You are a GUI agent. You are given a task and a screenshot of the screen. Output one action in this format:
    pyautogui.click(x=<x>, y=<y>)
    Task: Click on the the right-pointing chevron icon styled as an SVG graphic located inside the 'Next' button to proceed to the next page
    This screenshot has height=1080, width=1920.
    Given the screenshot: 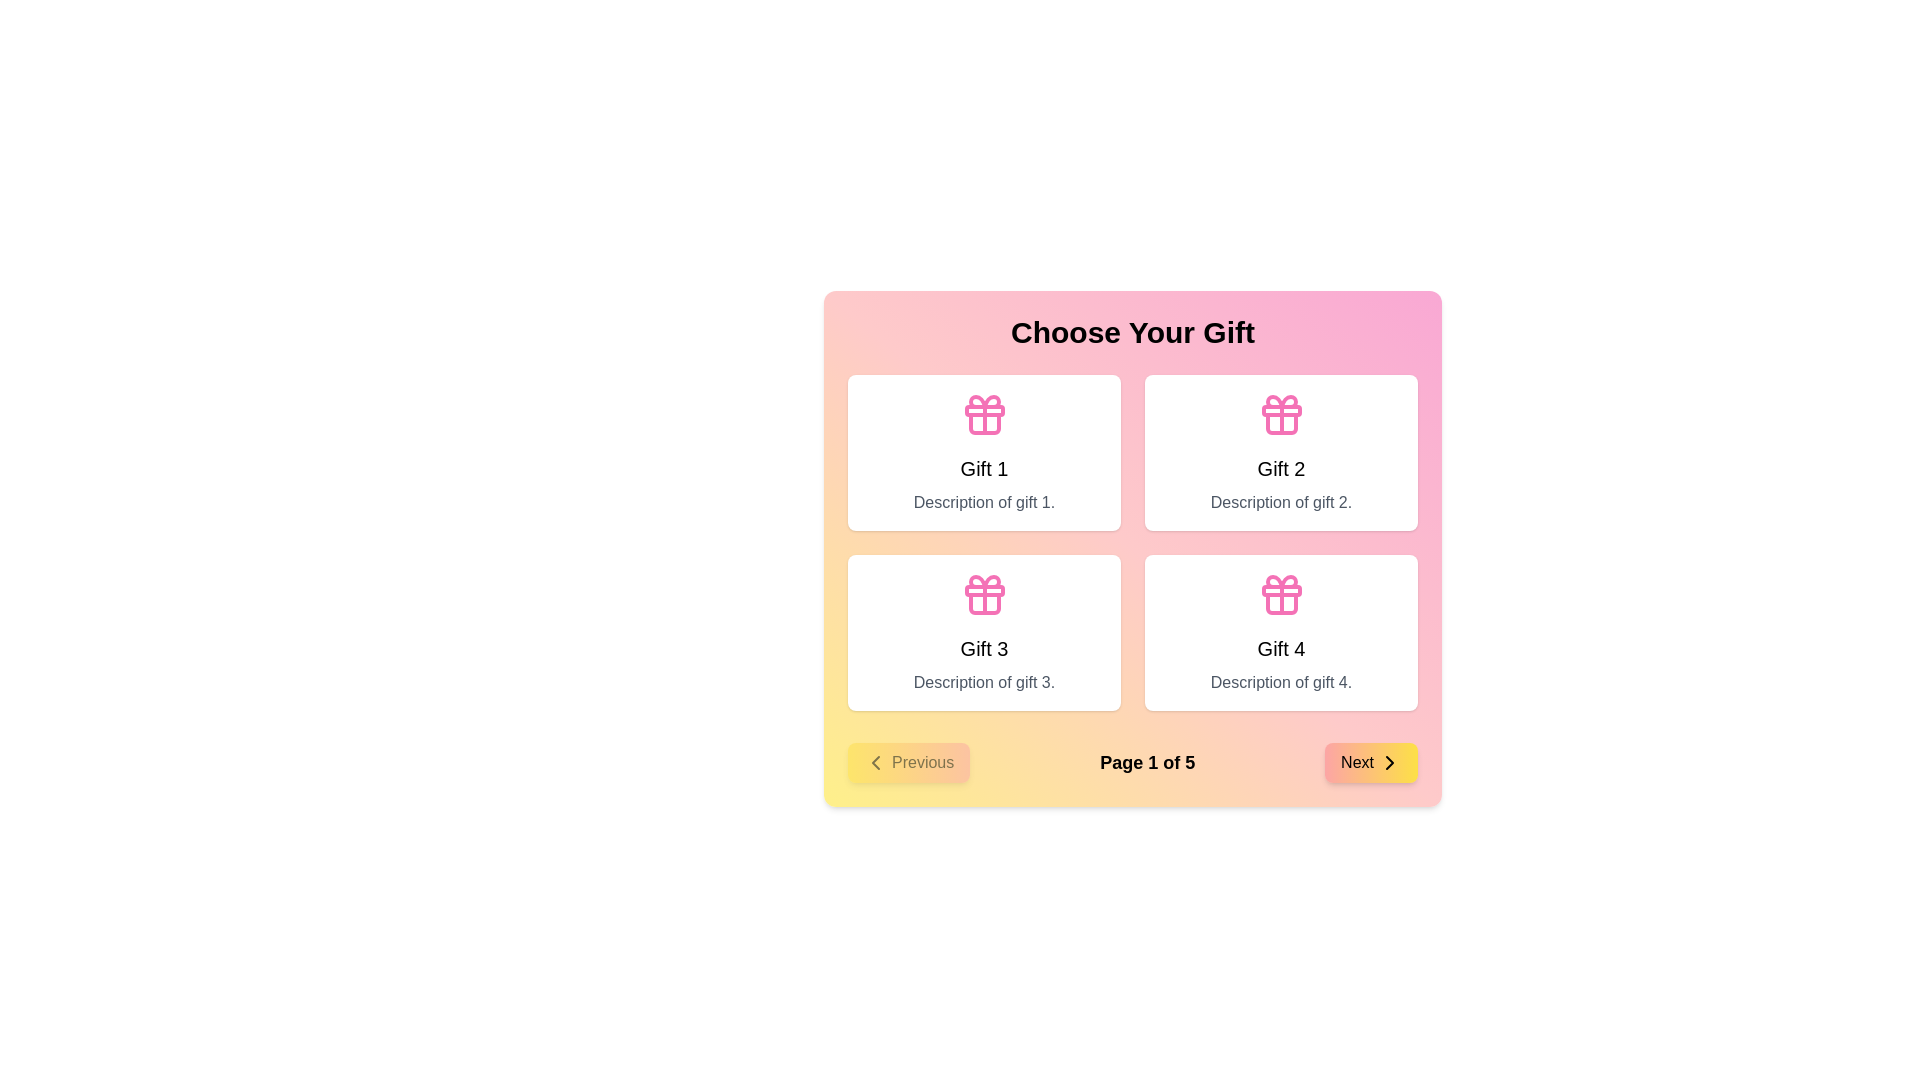 What is the action you would take?
    pyautogui.click(x=1389, y=763)
    